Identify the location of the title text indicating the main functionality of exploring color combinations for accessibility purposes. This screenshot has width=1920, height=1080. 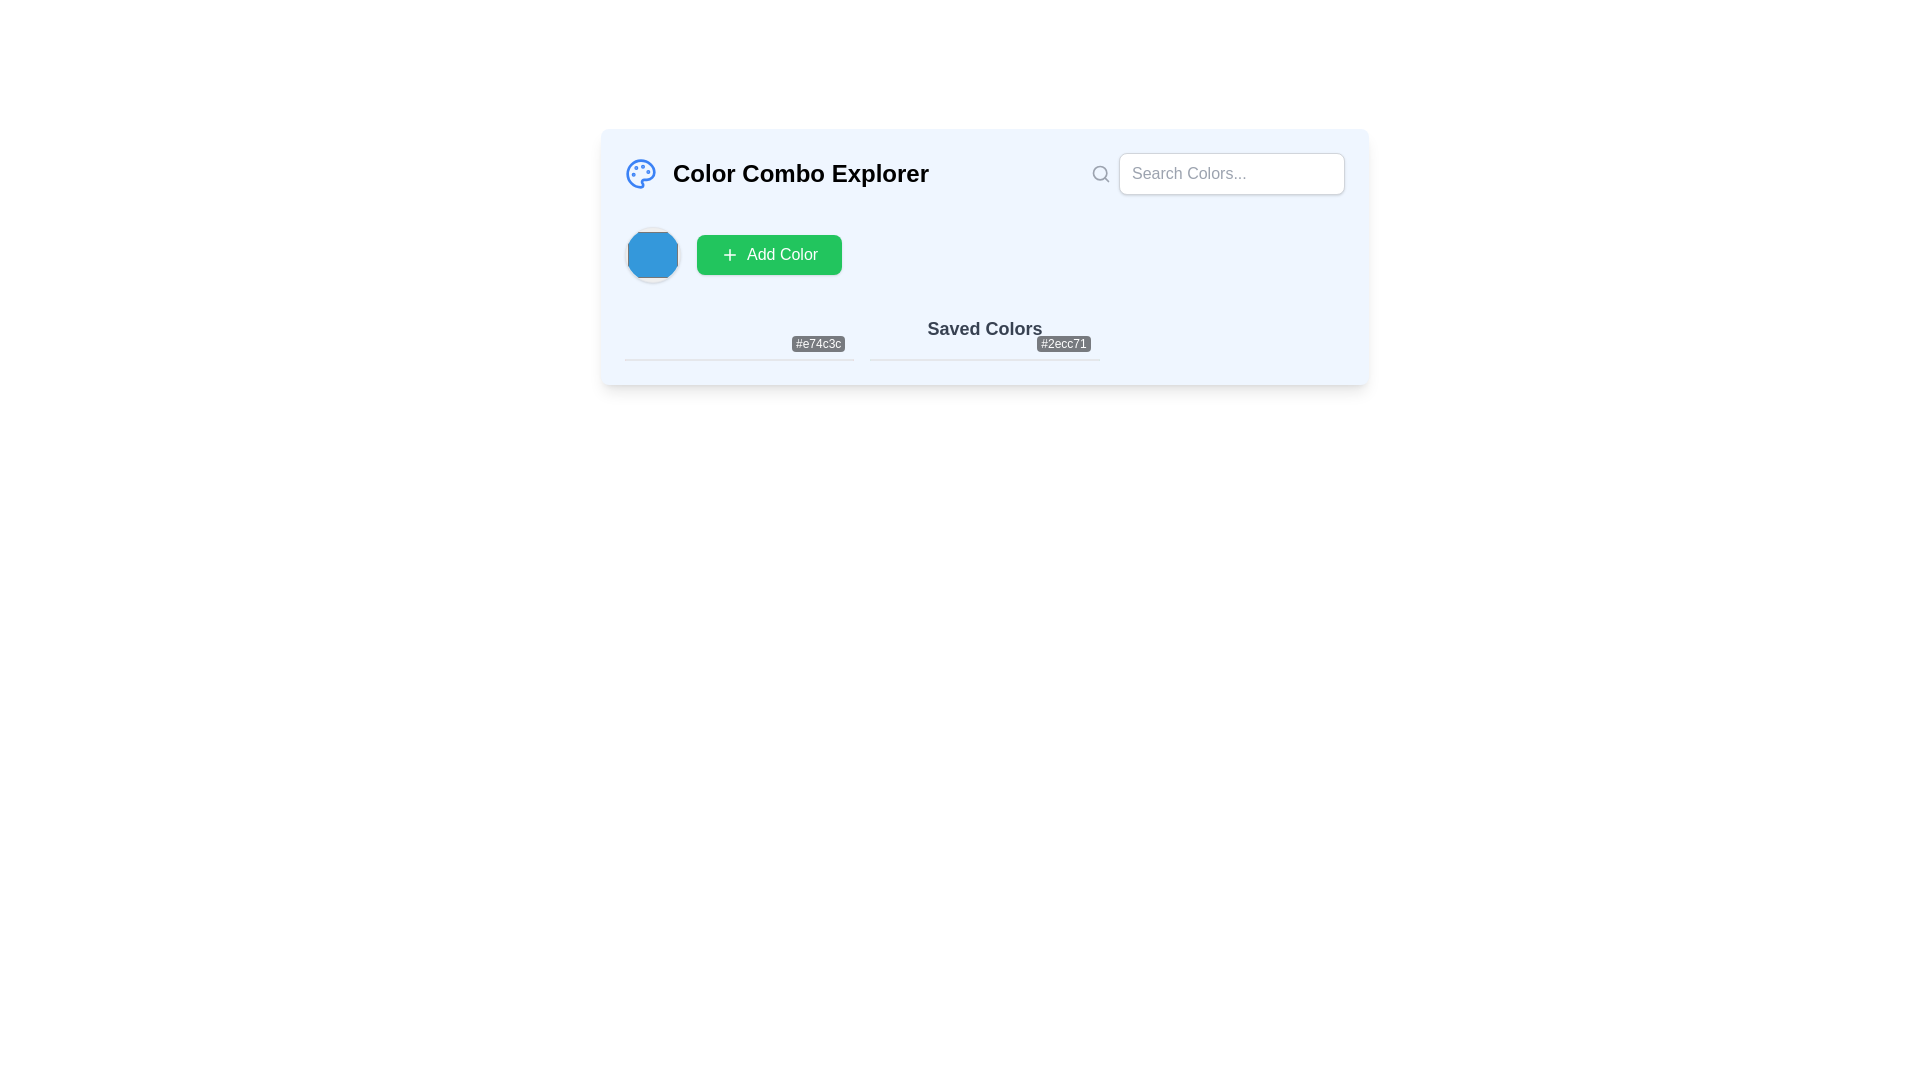
(801, 172).